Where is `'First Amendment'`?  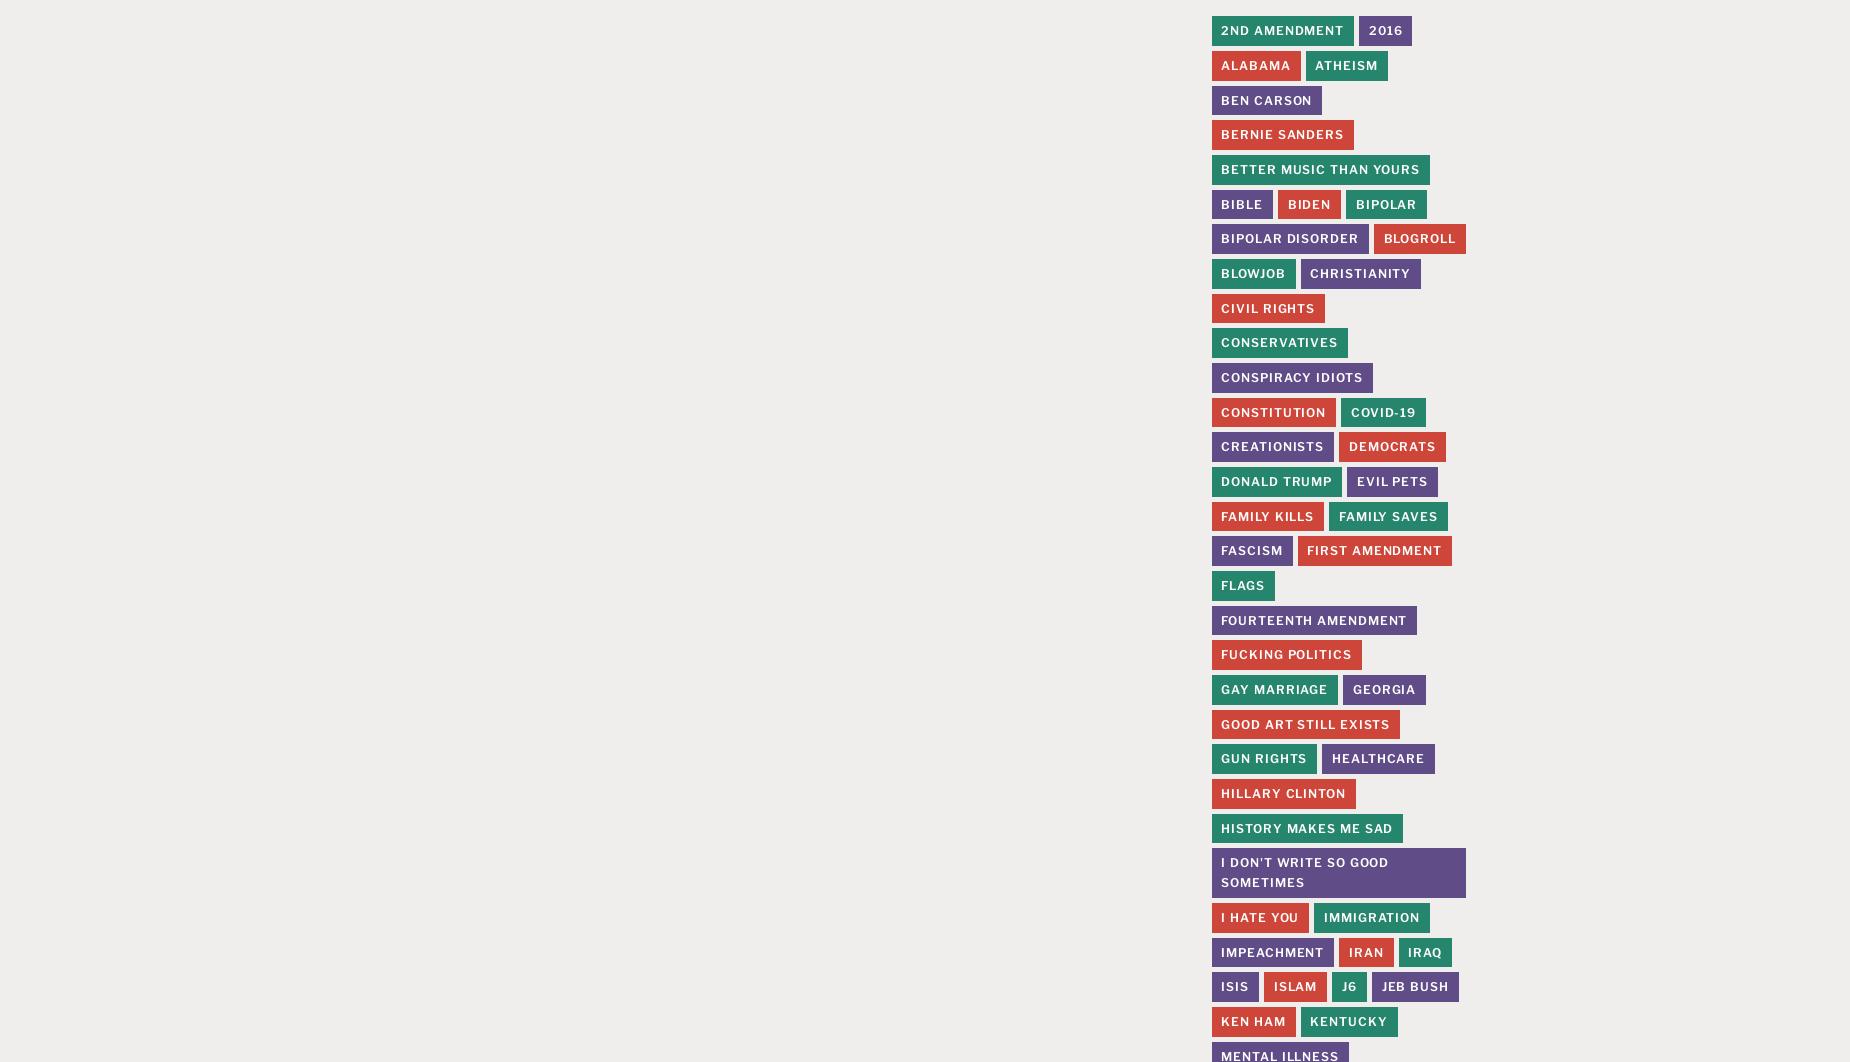
'First Amendment' is located at coordinates (1372, 550).